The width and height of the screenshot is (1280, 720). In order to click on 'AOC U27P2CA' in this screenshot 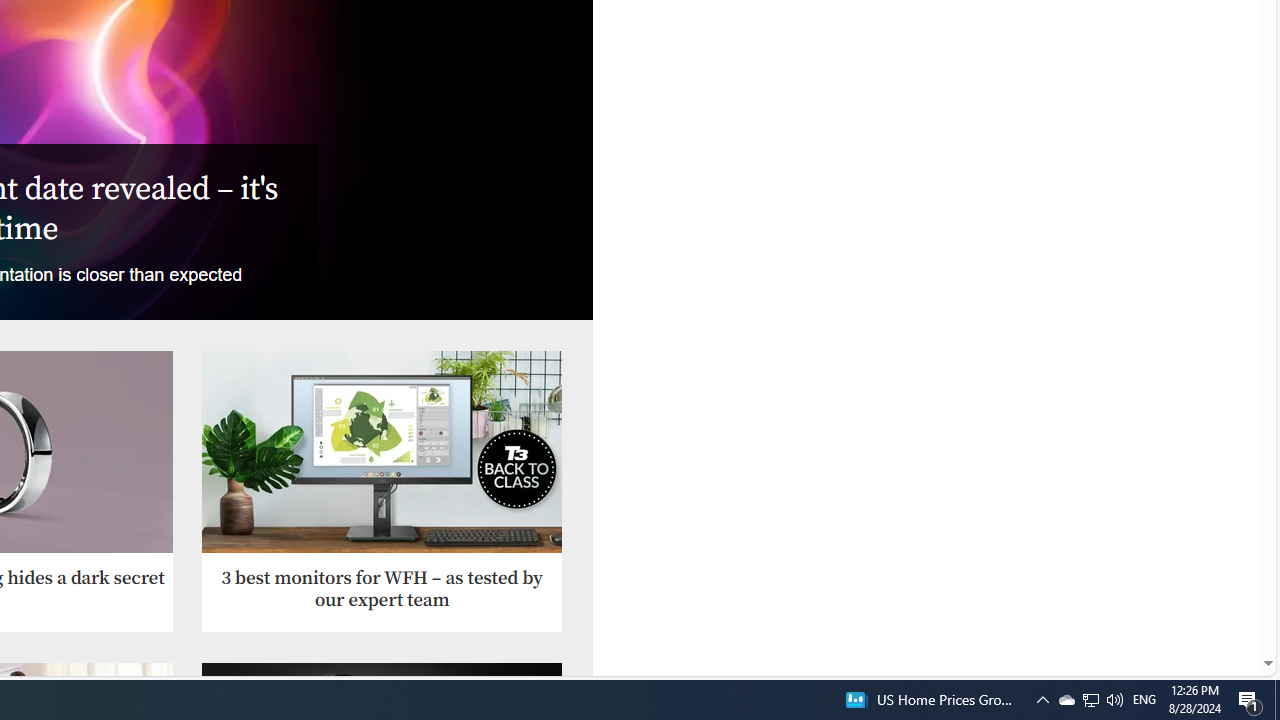, I will do `click(382, 452)`.